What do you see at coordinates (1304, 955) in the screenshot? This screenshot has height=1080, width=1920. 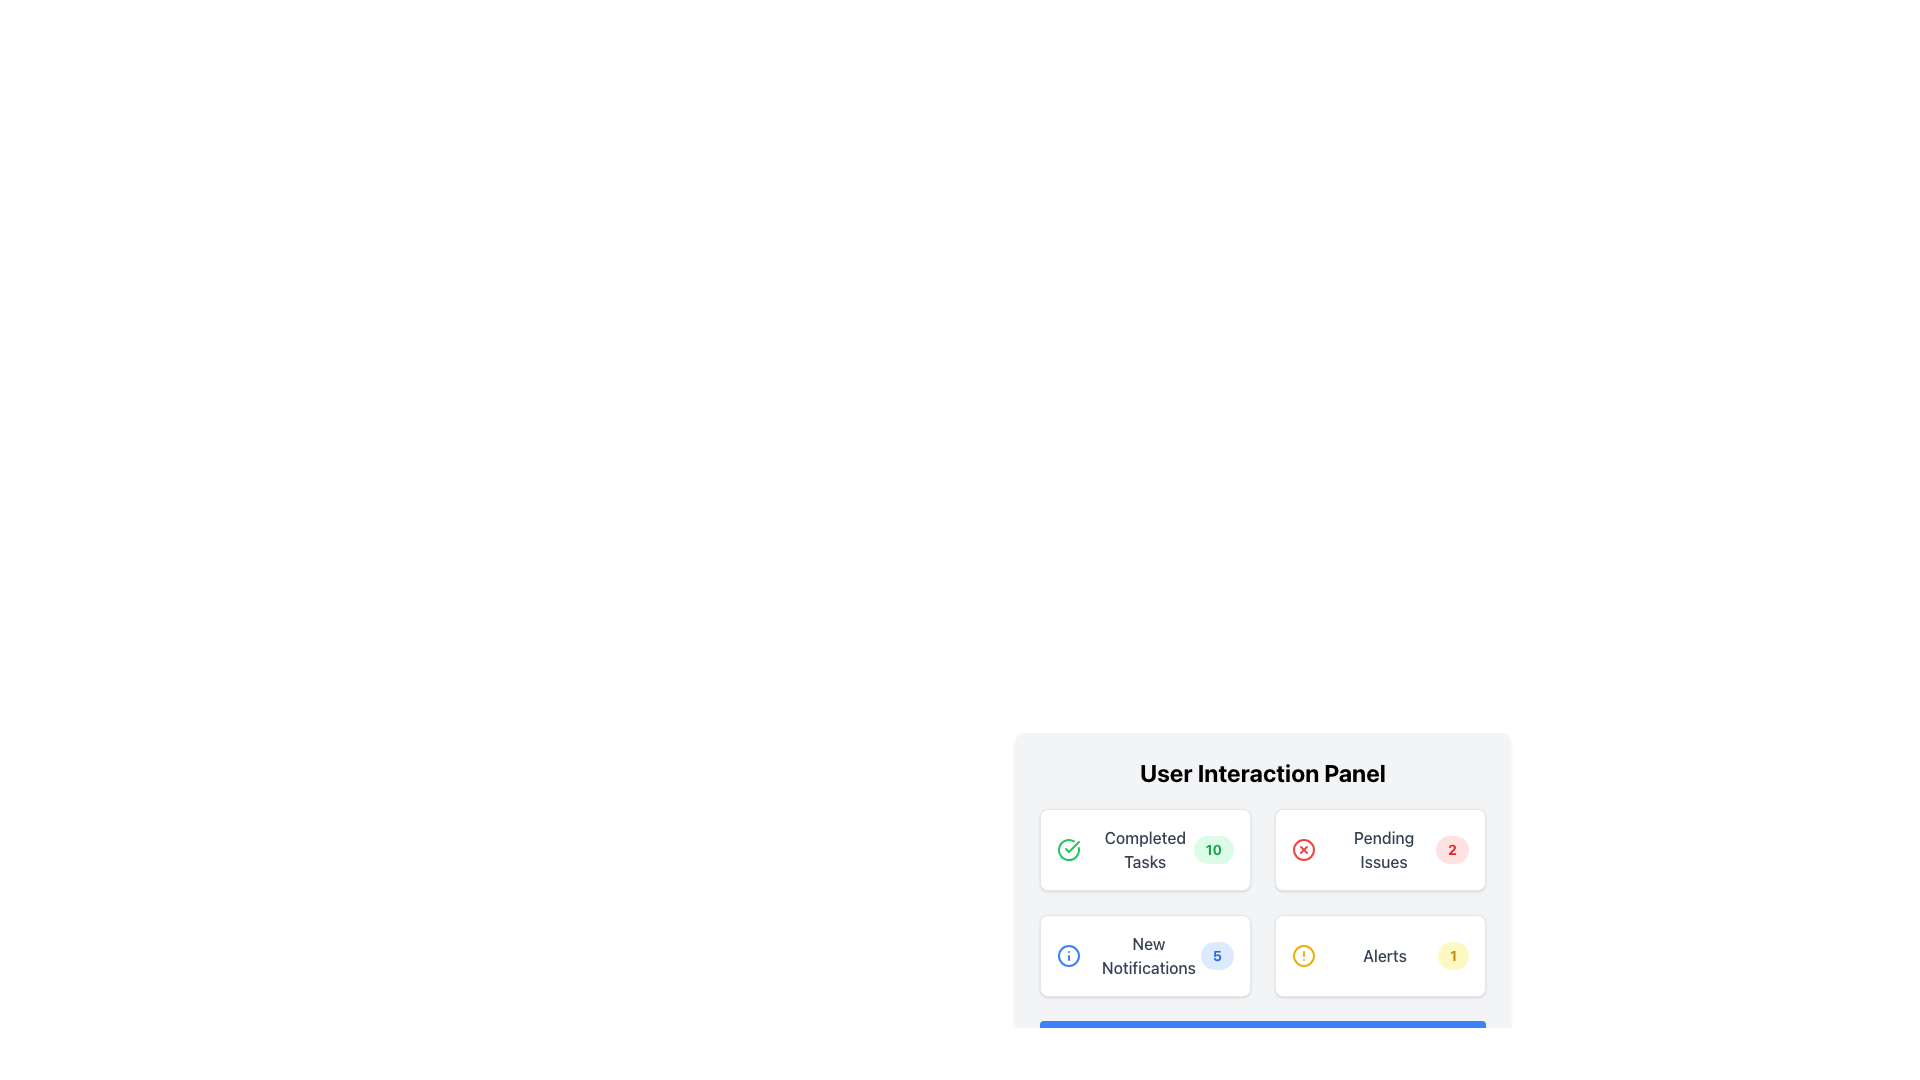 I see `the yellow geometric SVG circle located in the bottom-right quadrant of the UI panel under the 'Alerts' section` at bounding box center [1304, 955].